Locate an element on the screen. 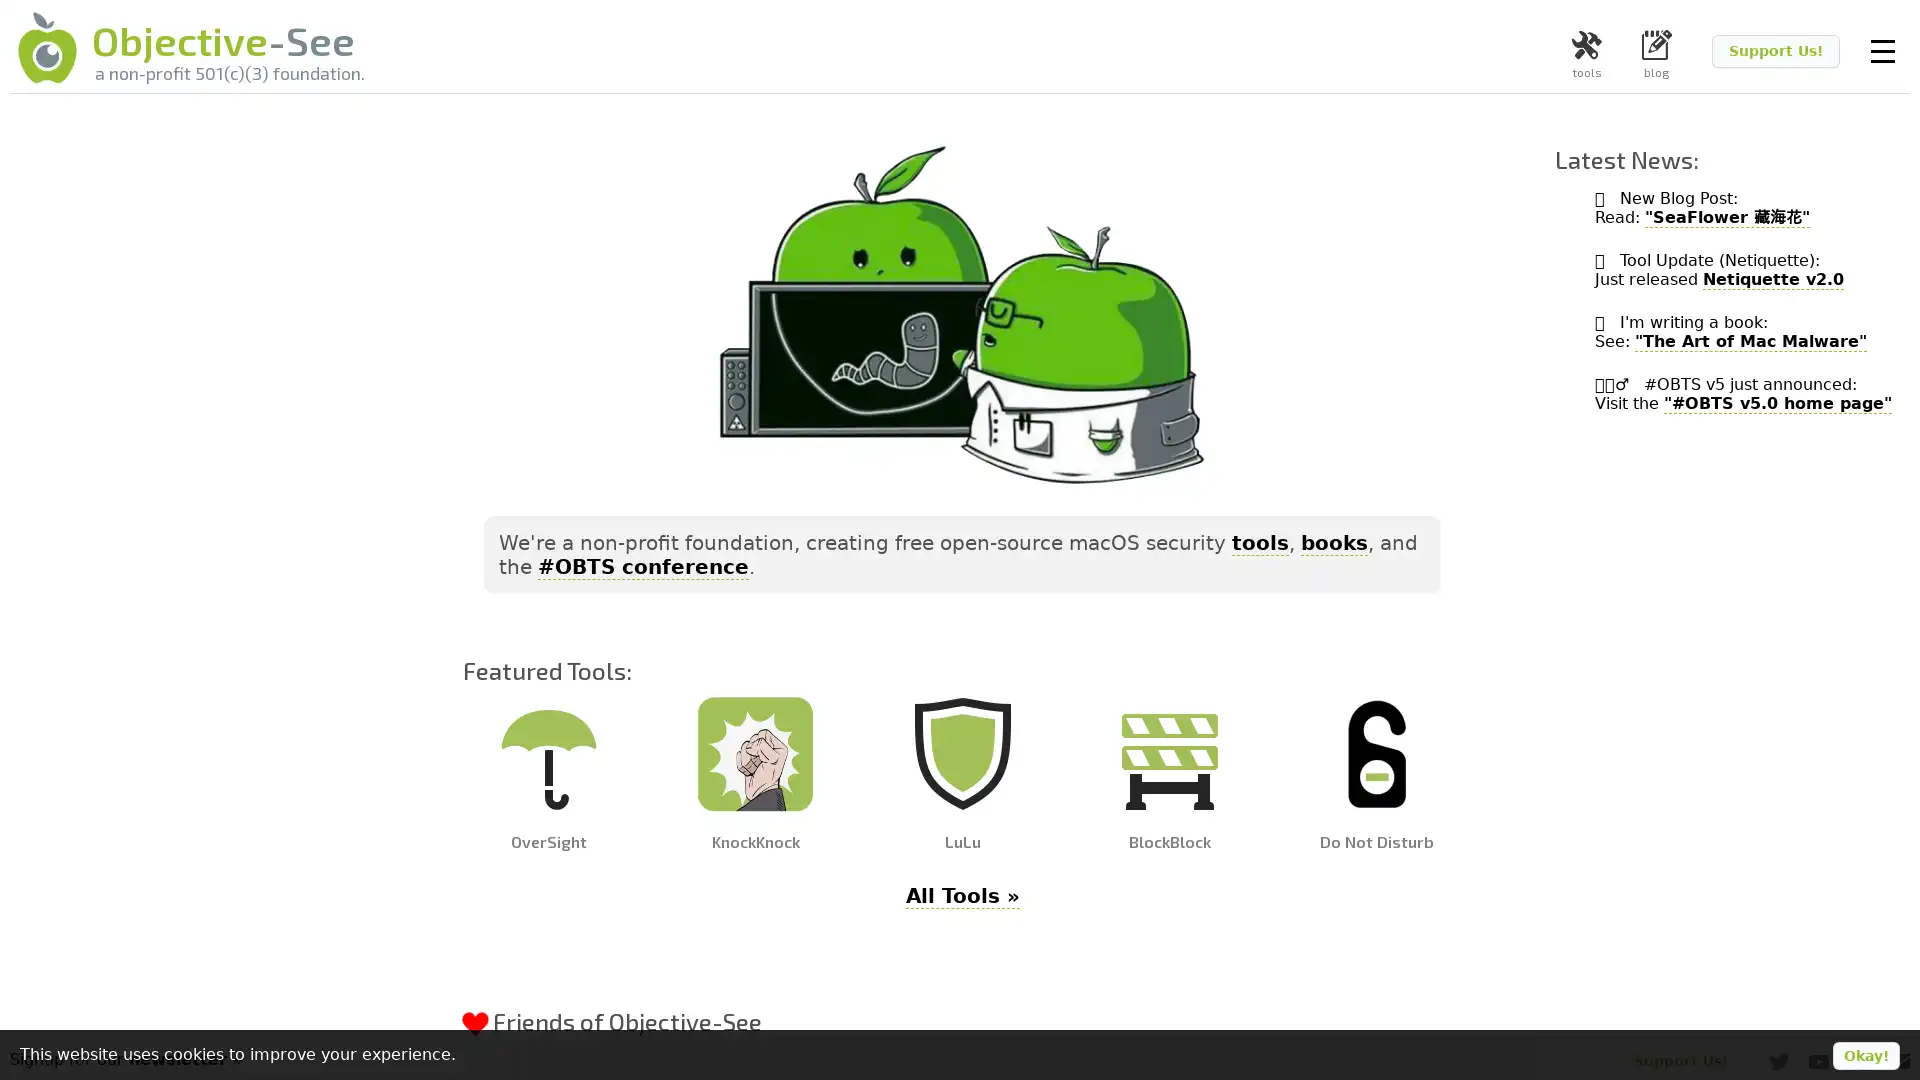 This screenshot has width=1920, height=1080. Okay! is located at coordinates (1865, 1055).